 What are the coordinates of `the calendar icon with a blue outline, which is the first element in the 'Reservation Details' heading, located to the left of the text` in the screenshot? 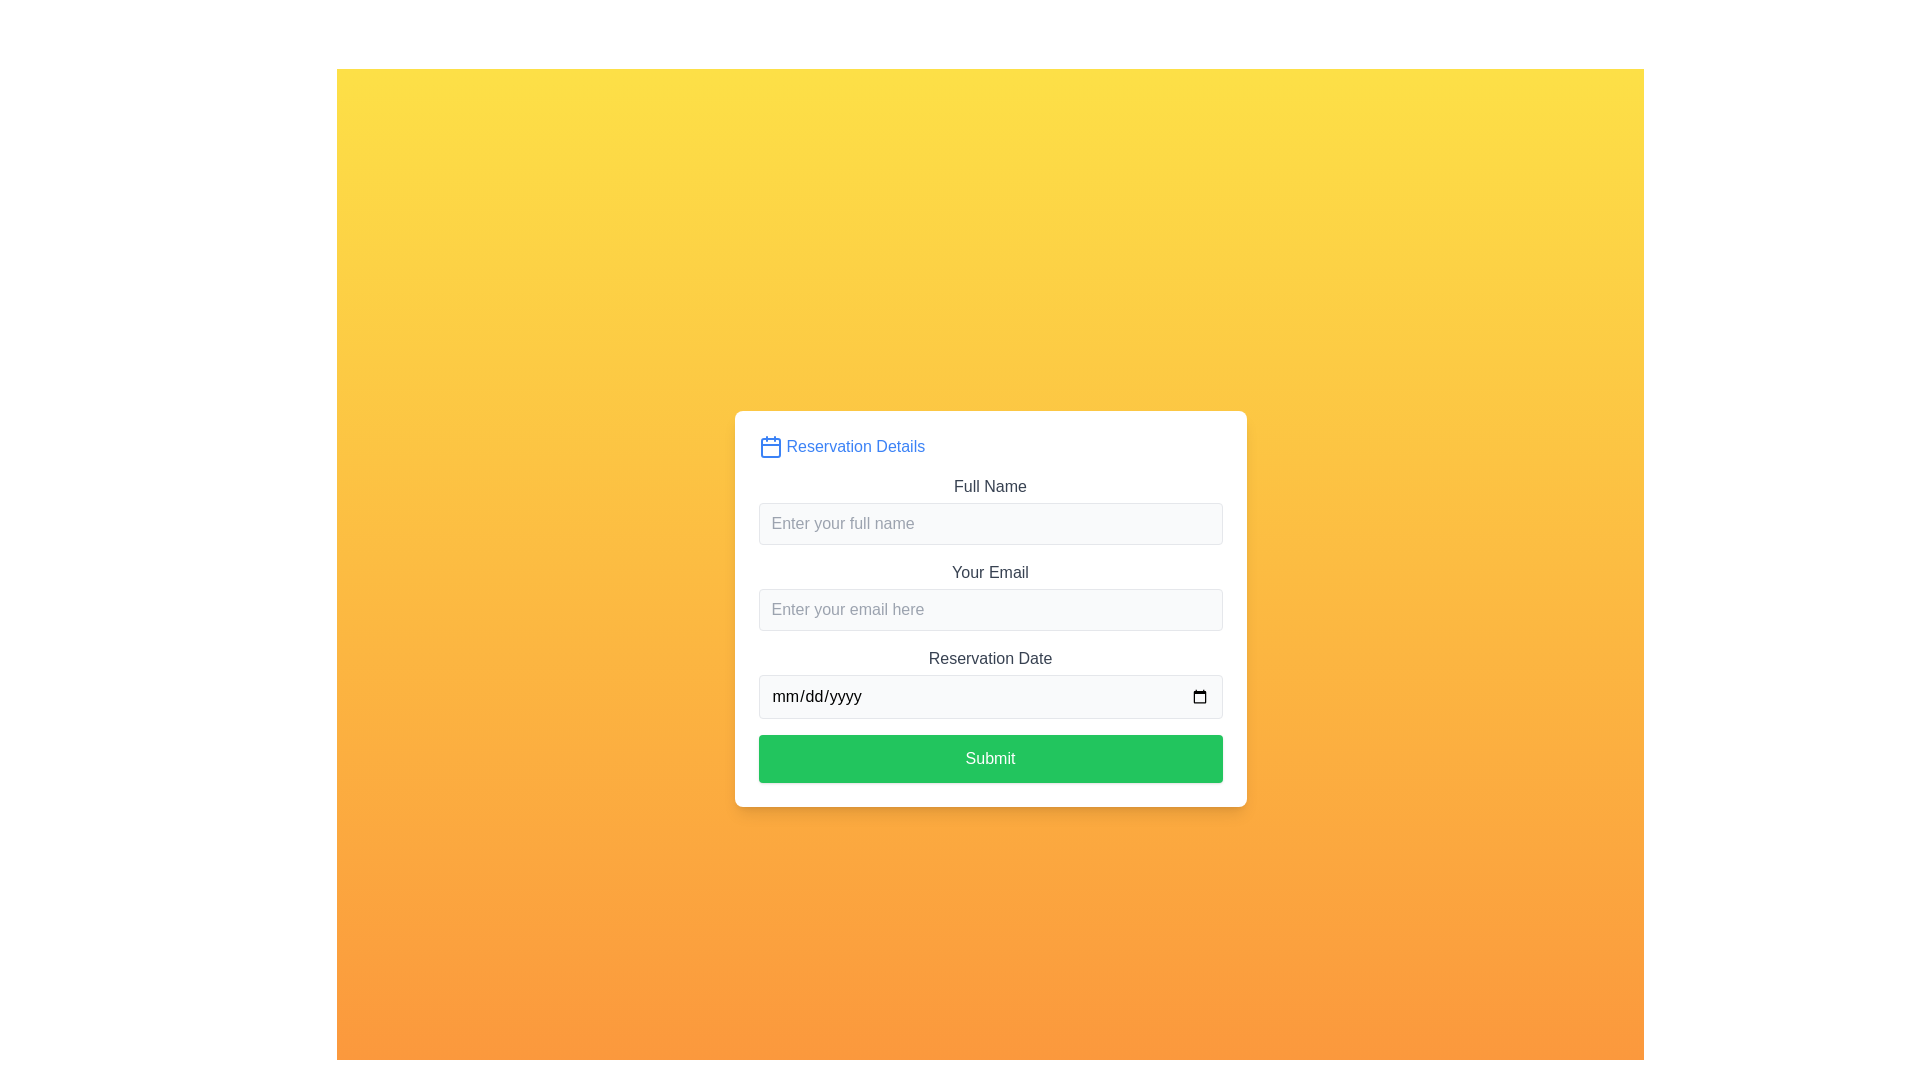 It's located at (769, 446).